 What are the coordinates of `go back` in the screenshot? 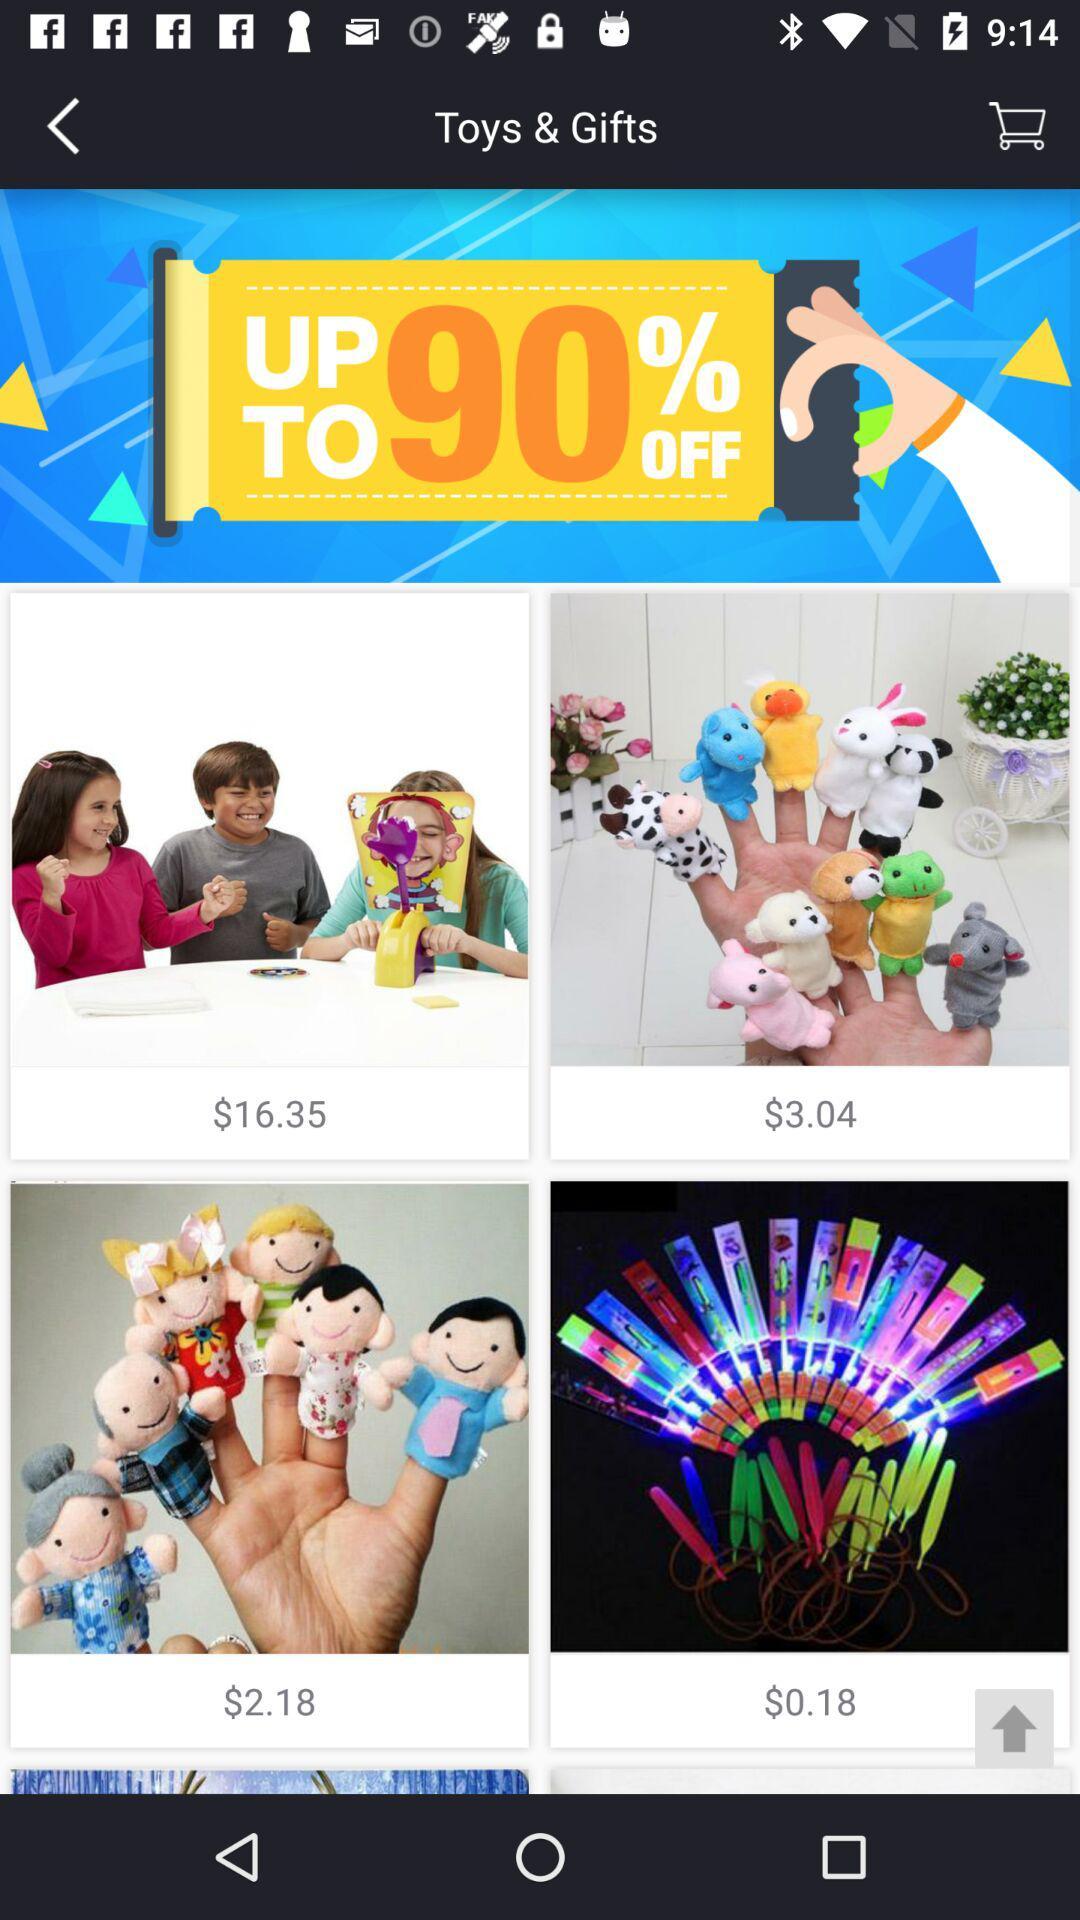 It's located at (61, 124).